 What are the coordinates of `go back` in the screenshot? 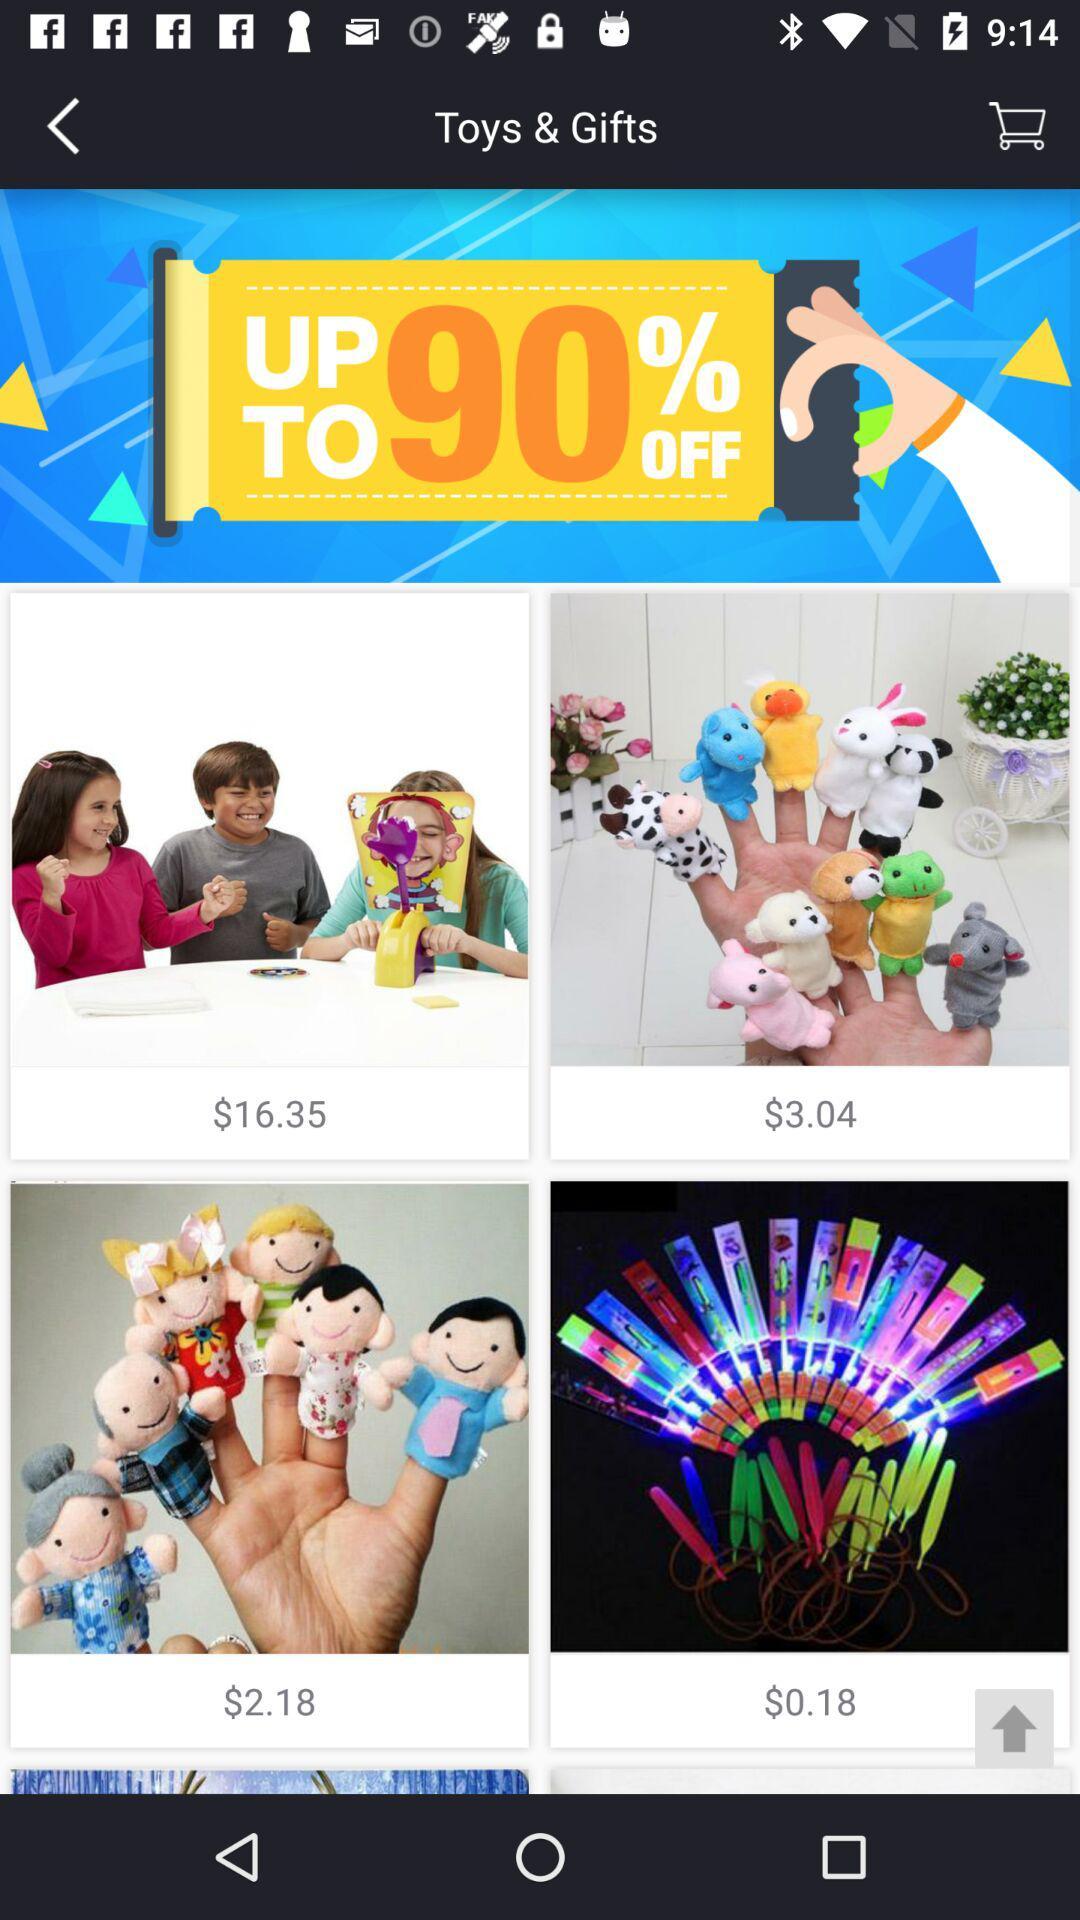 It's located at (61, 124).